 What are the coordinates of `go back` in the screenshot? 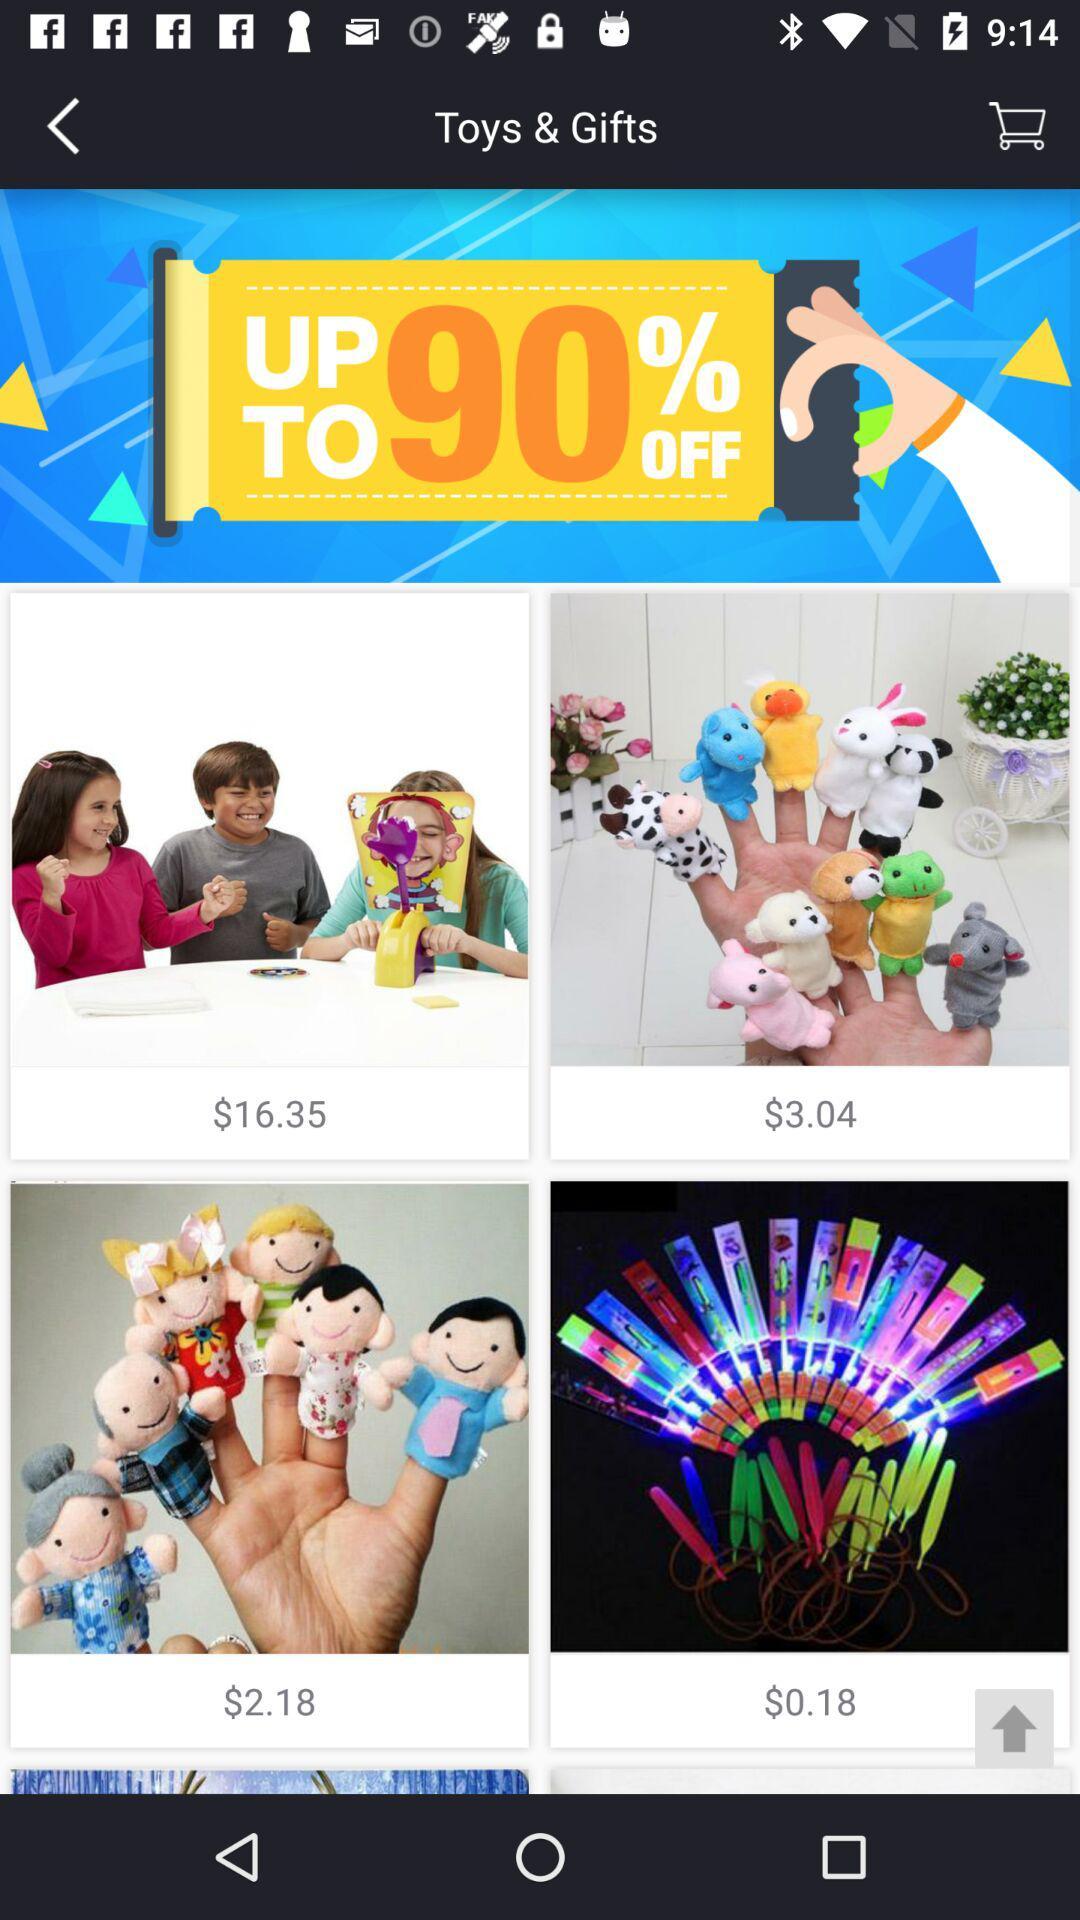 It's located at (61, 124).